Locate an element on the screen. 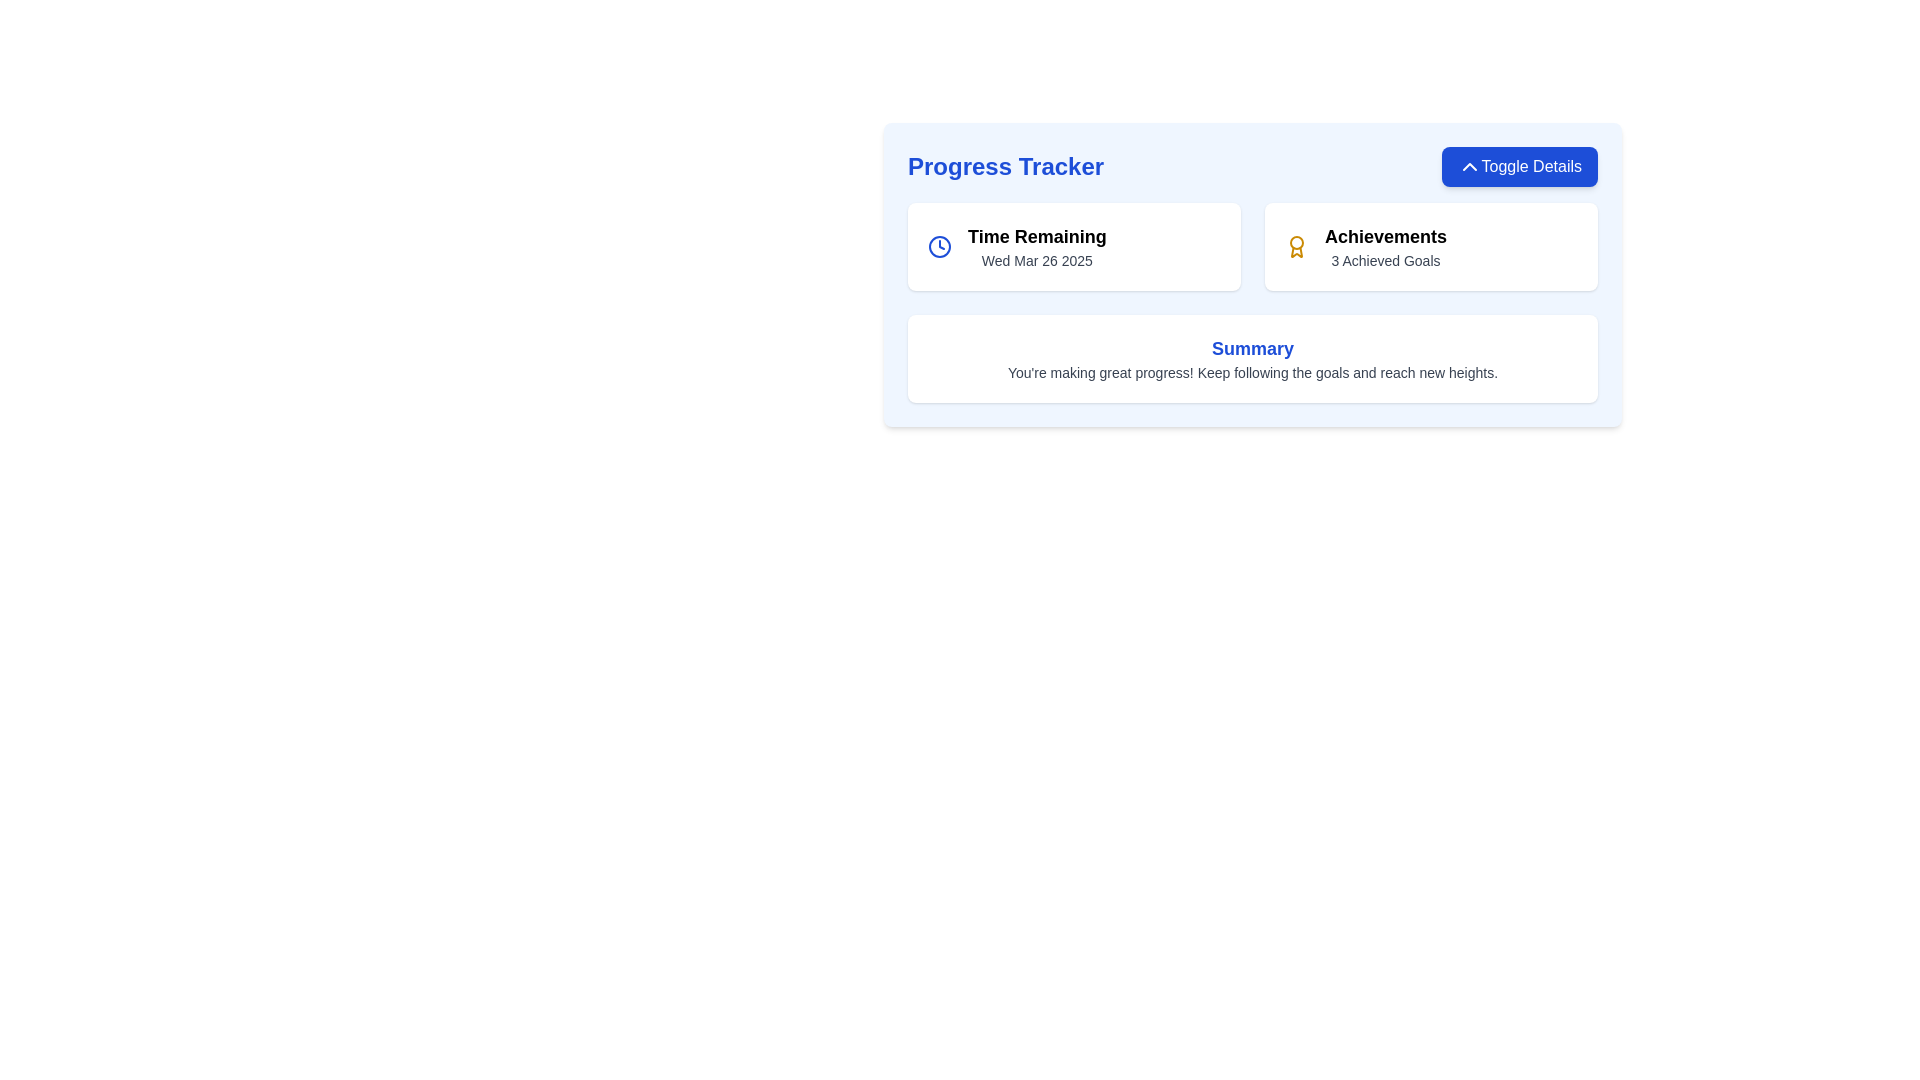 The image size is (1920, 1080). the 'Toggle Details' button is located at coordinates (1519, 165).